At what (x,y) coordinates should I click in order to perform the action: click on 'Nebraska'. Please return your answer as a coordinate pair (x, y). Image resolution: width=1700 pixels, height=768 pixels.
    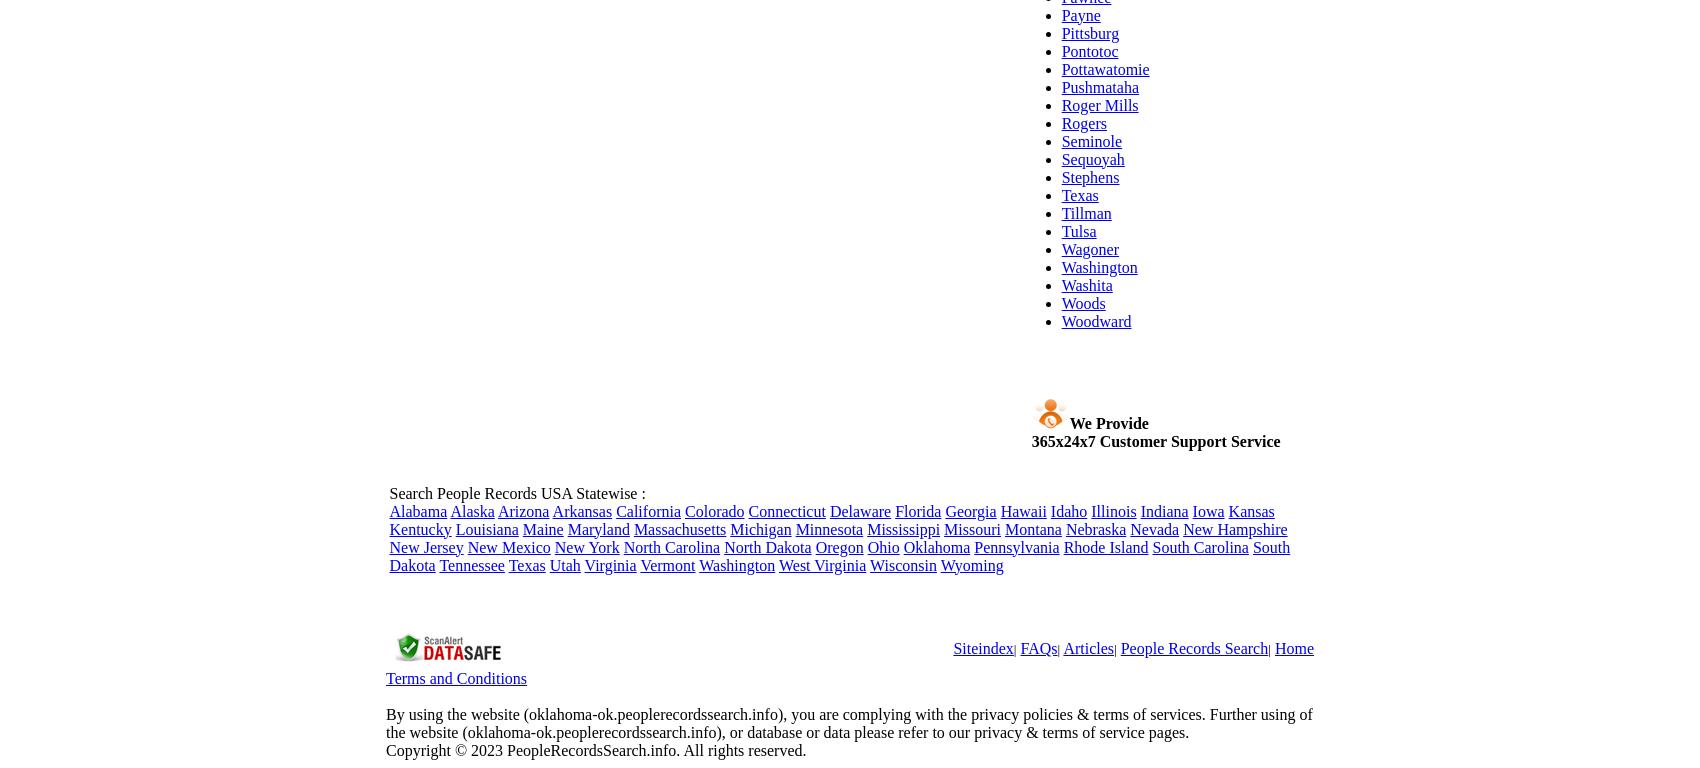
    Looking at the image, I should click on (1095, 527).